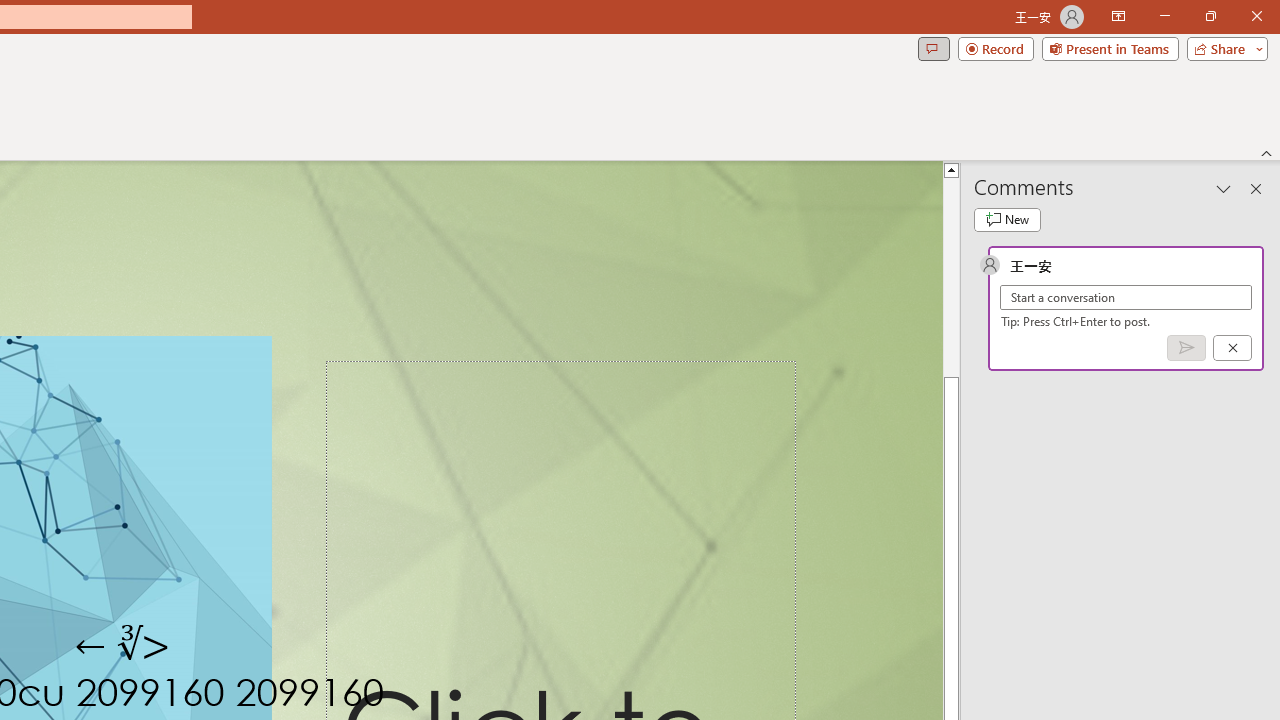 The image size is (1280, 720). I want to click on 'Post comment (Ctrl + Enter)', so click(1186, 346).